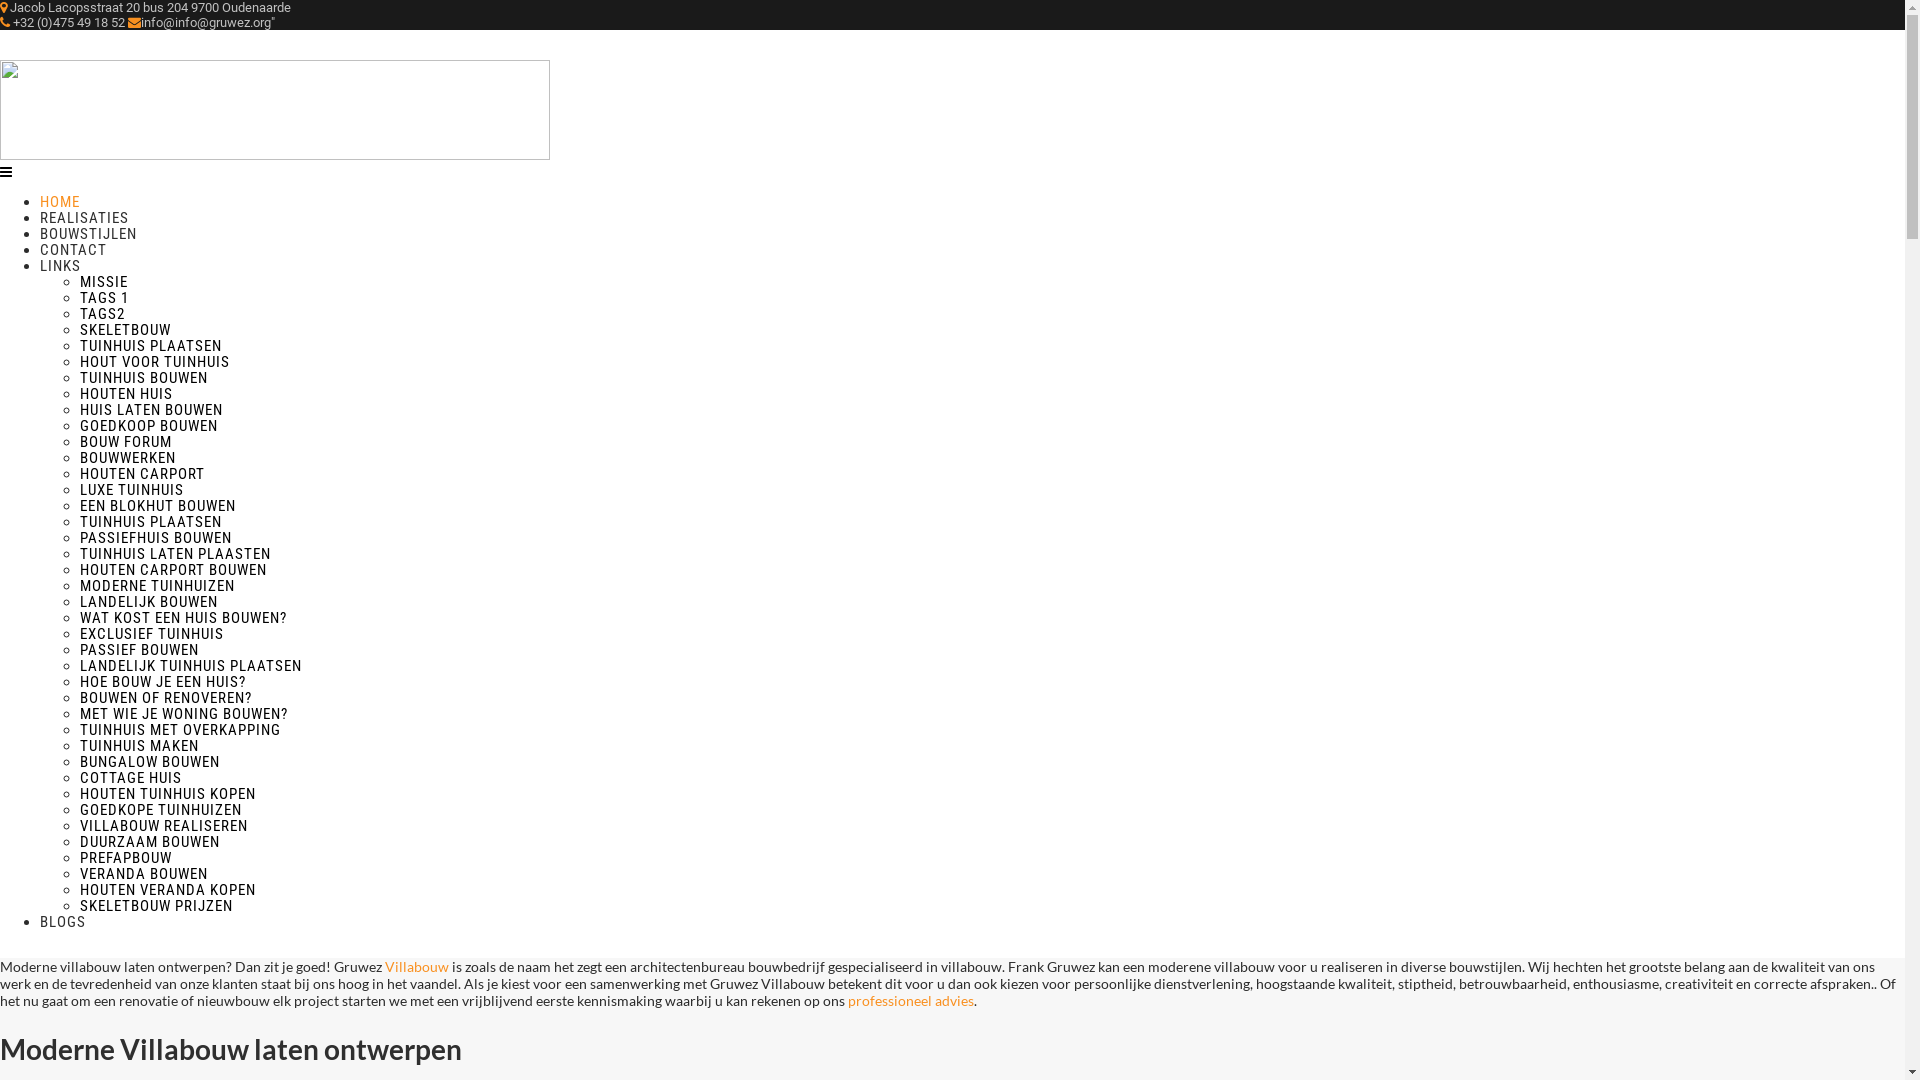  I want to click on 'LINKS', so click(60, 265).